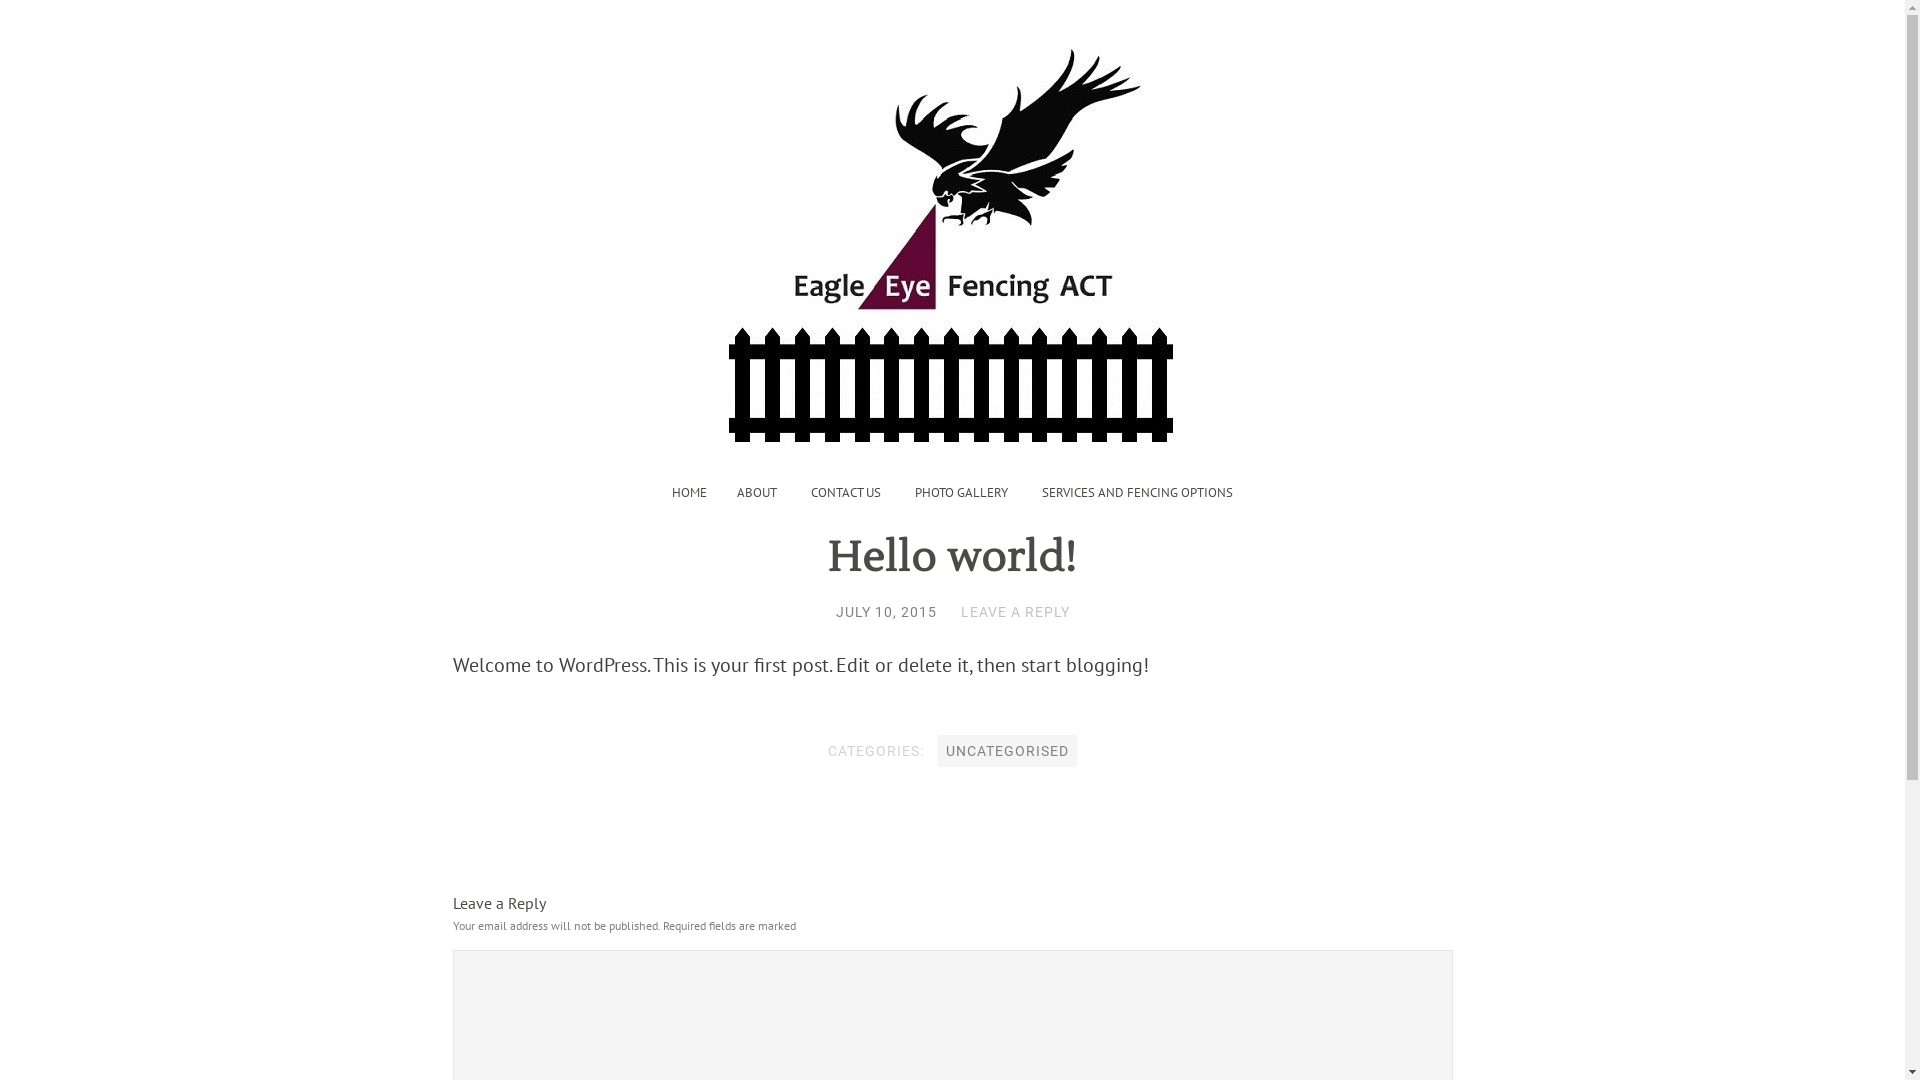 The width and height of the screenshot is (1920, 1080). Describe the element at coordinates (1014, 611) in the screenshot. I see `'LEAVE A REPLY'` at that location.